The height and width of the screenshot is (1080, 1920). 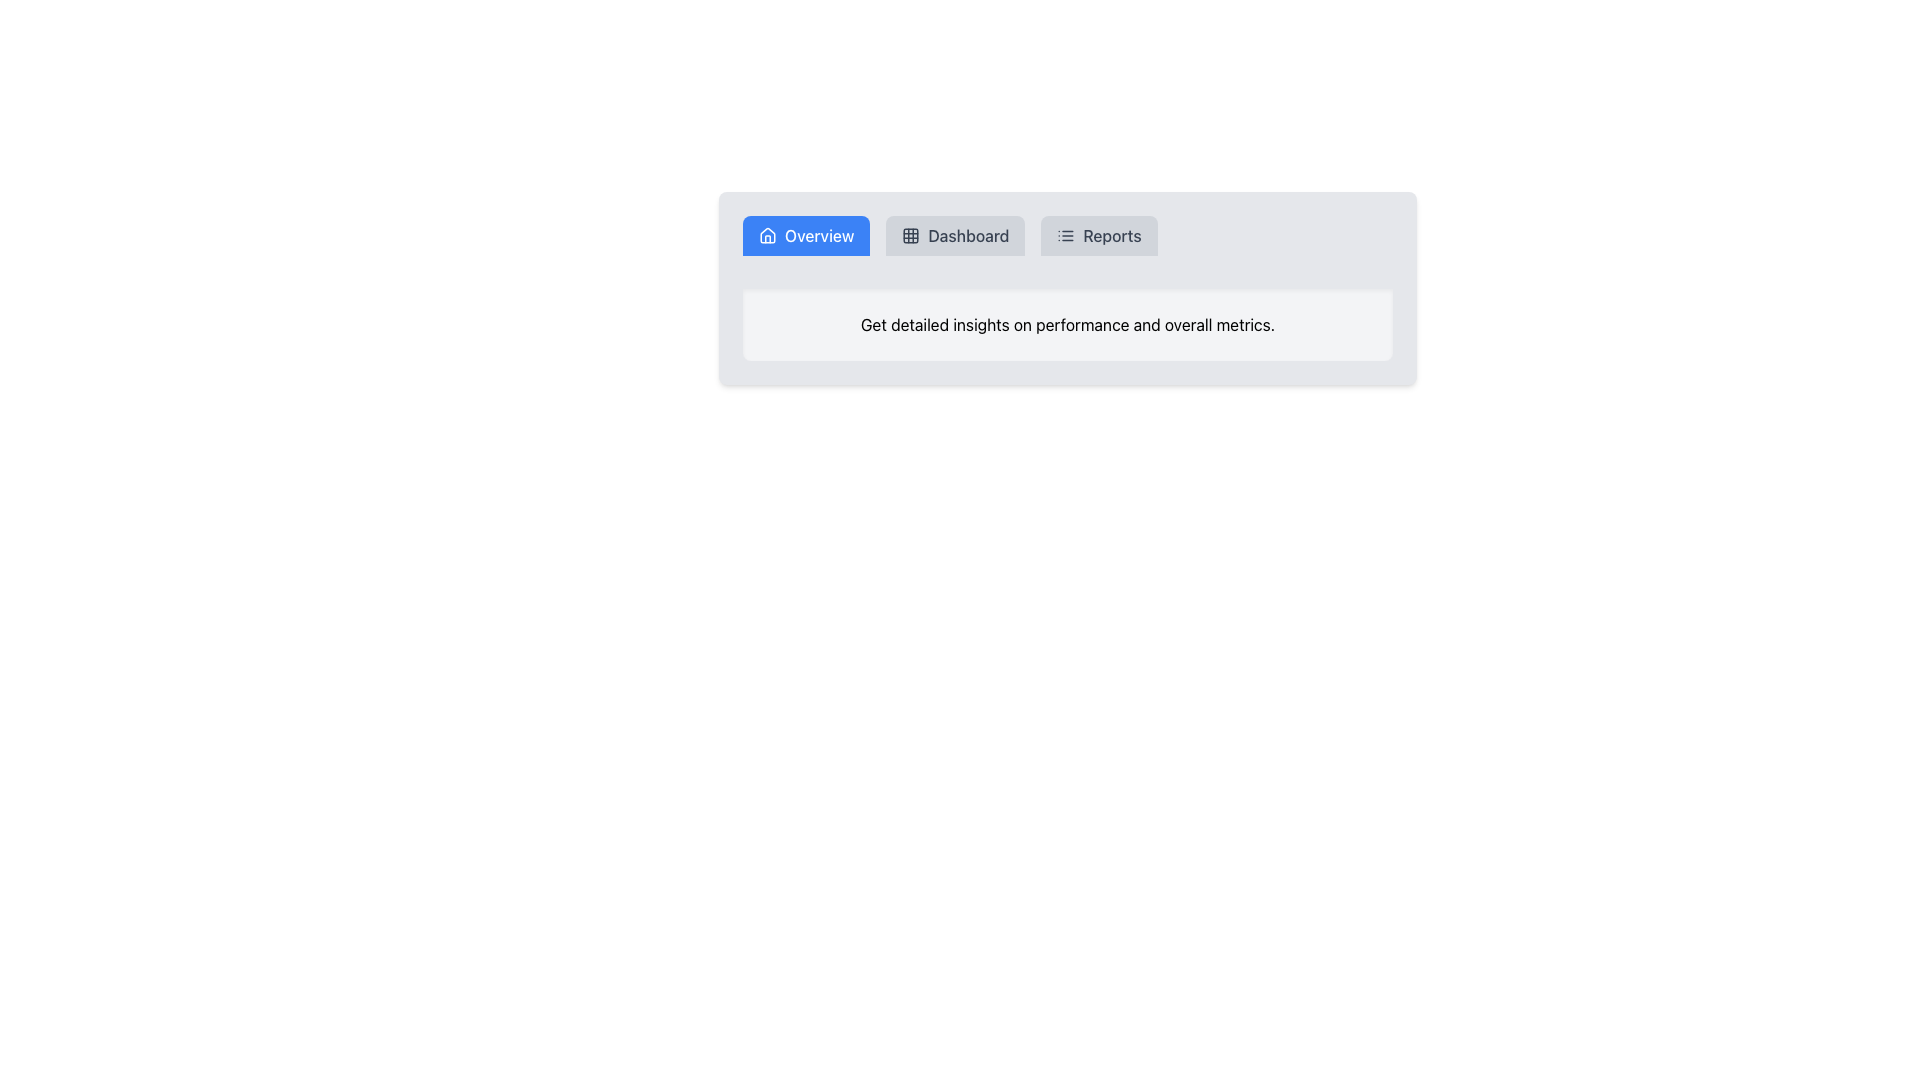 I want to click on the Dashboard icon in the navigation bar, positioned left of the 'Dashboard' text label, so click(x=910, y=234).